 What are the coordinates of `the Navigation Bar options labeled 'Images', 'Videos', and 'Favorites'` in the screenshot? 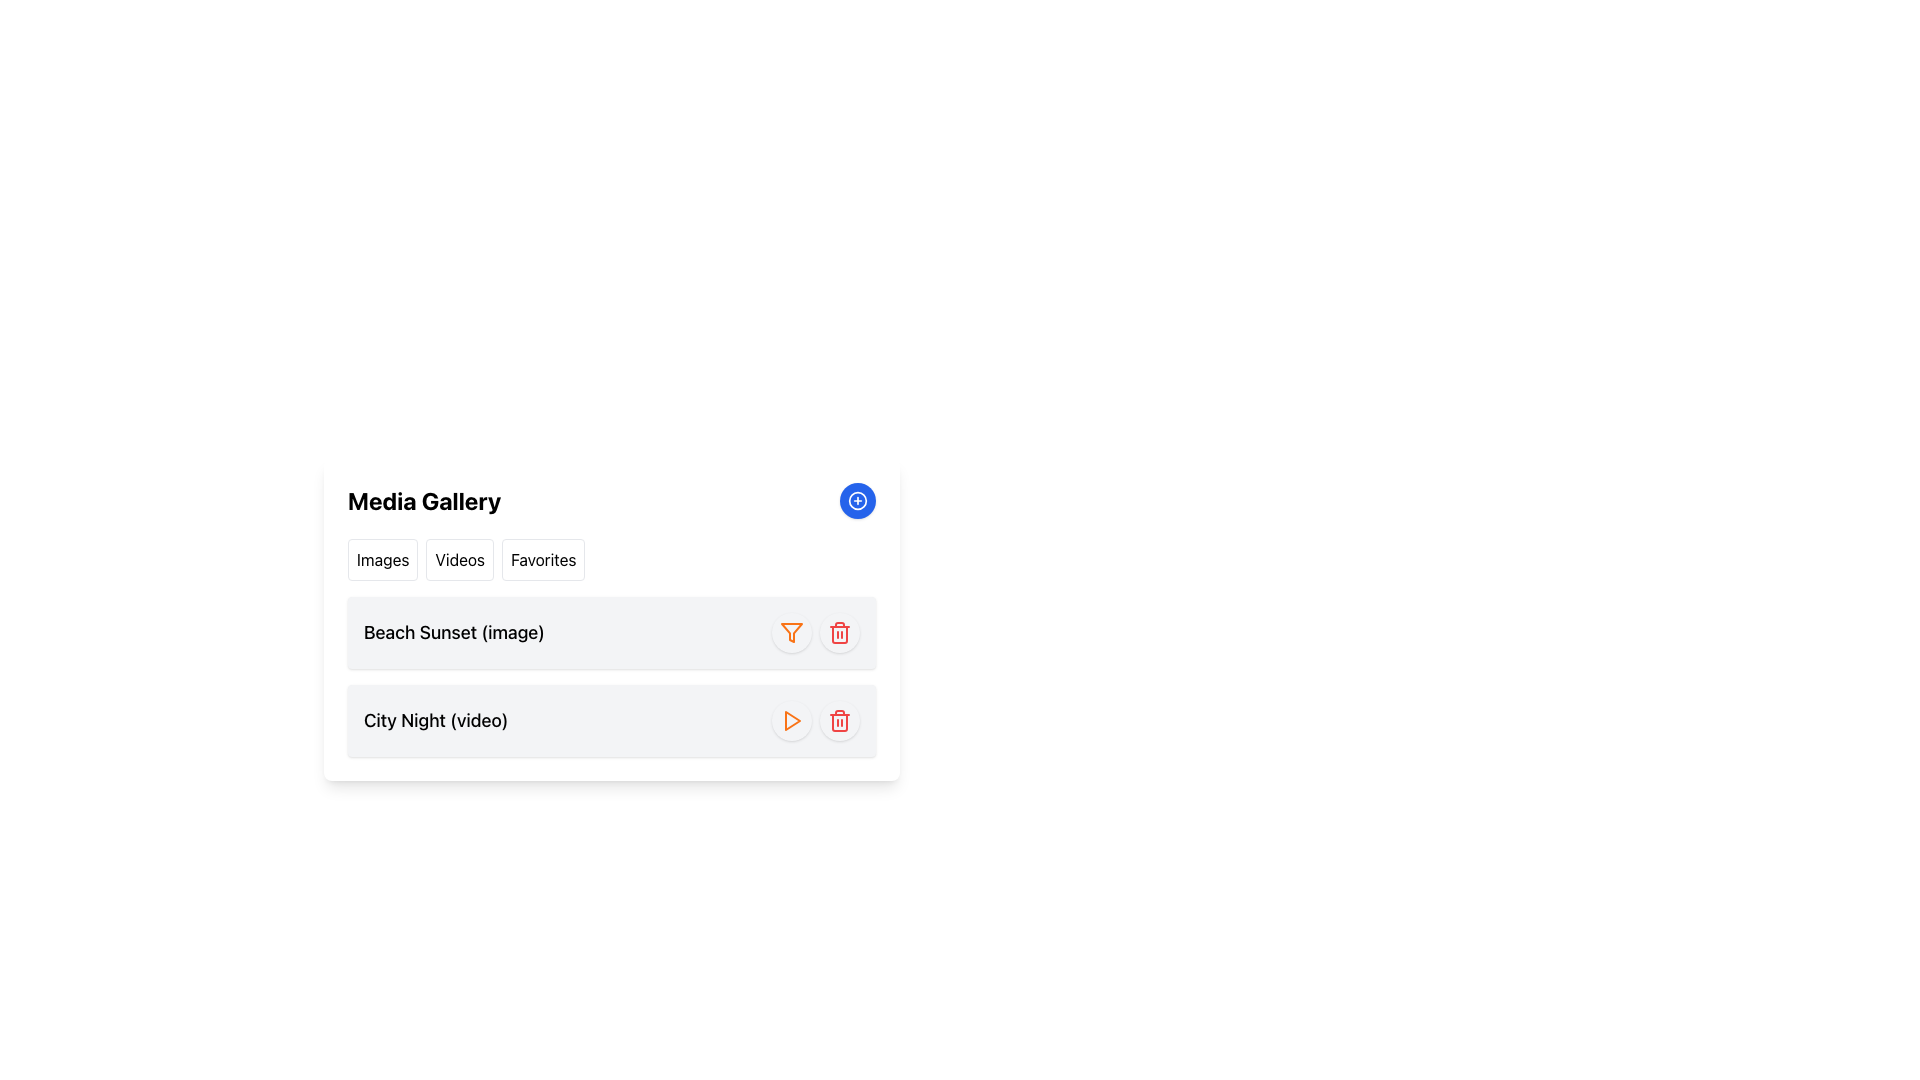 It's located at (610, 559).